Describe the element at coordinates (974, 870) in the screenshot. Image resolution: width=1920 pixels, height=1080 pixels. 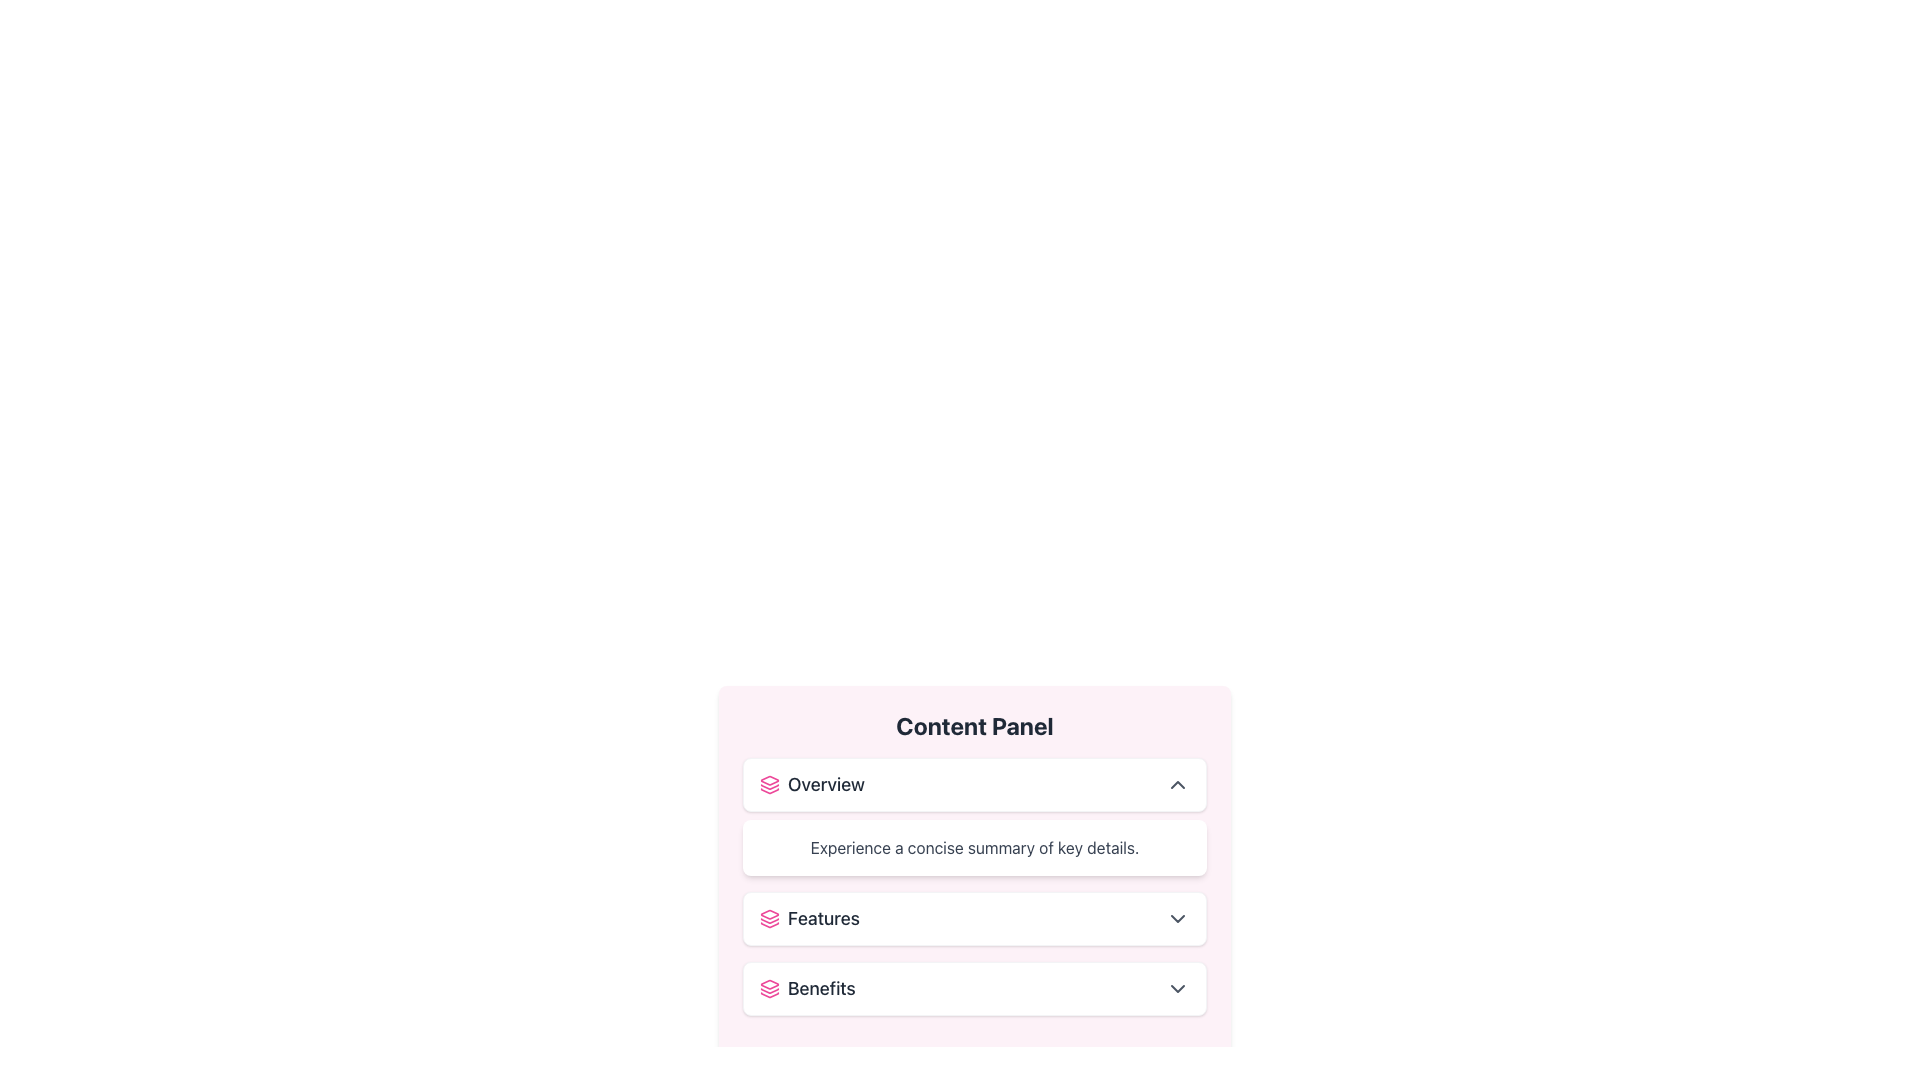
I see `the 'Content Panel' informational panel located at the center of the UI, which features rounded corners, a pink background, and includes sections labeled 'Overview', 'Features', and 'Benefits'` at that location.